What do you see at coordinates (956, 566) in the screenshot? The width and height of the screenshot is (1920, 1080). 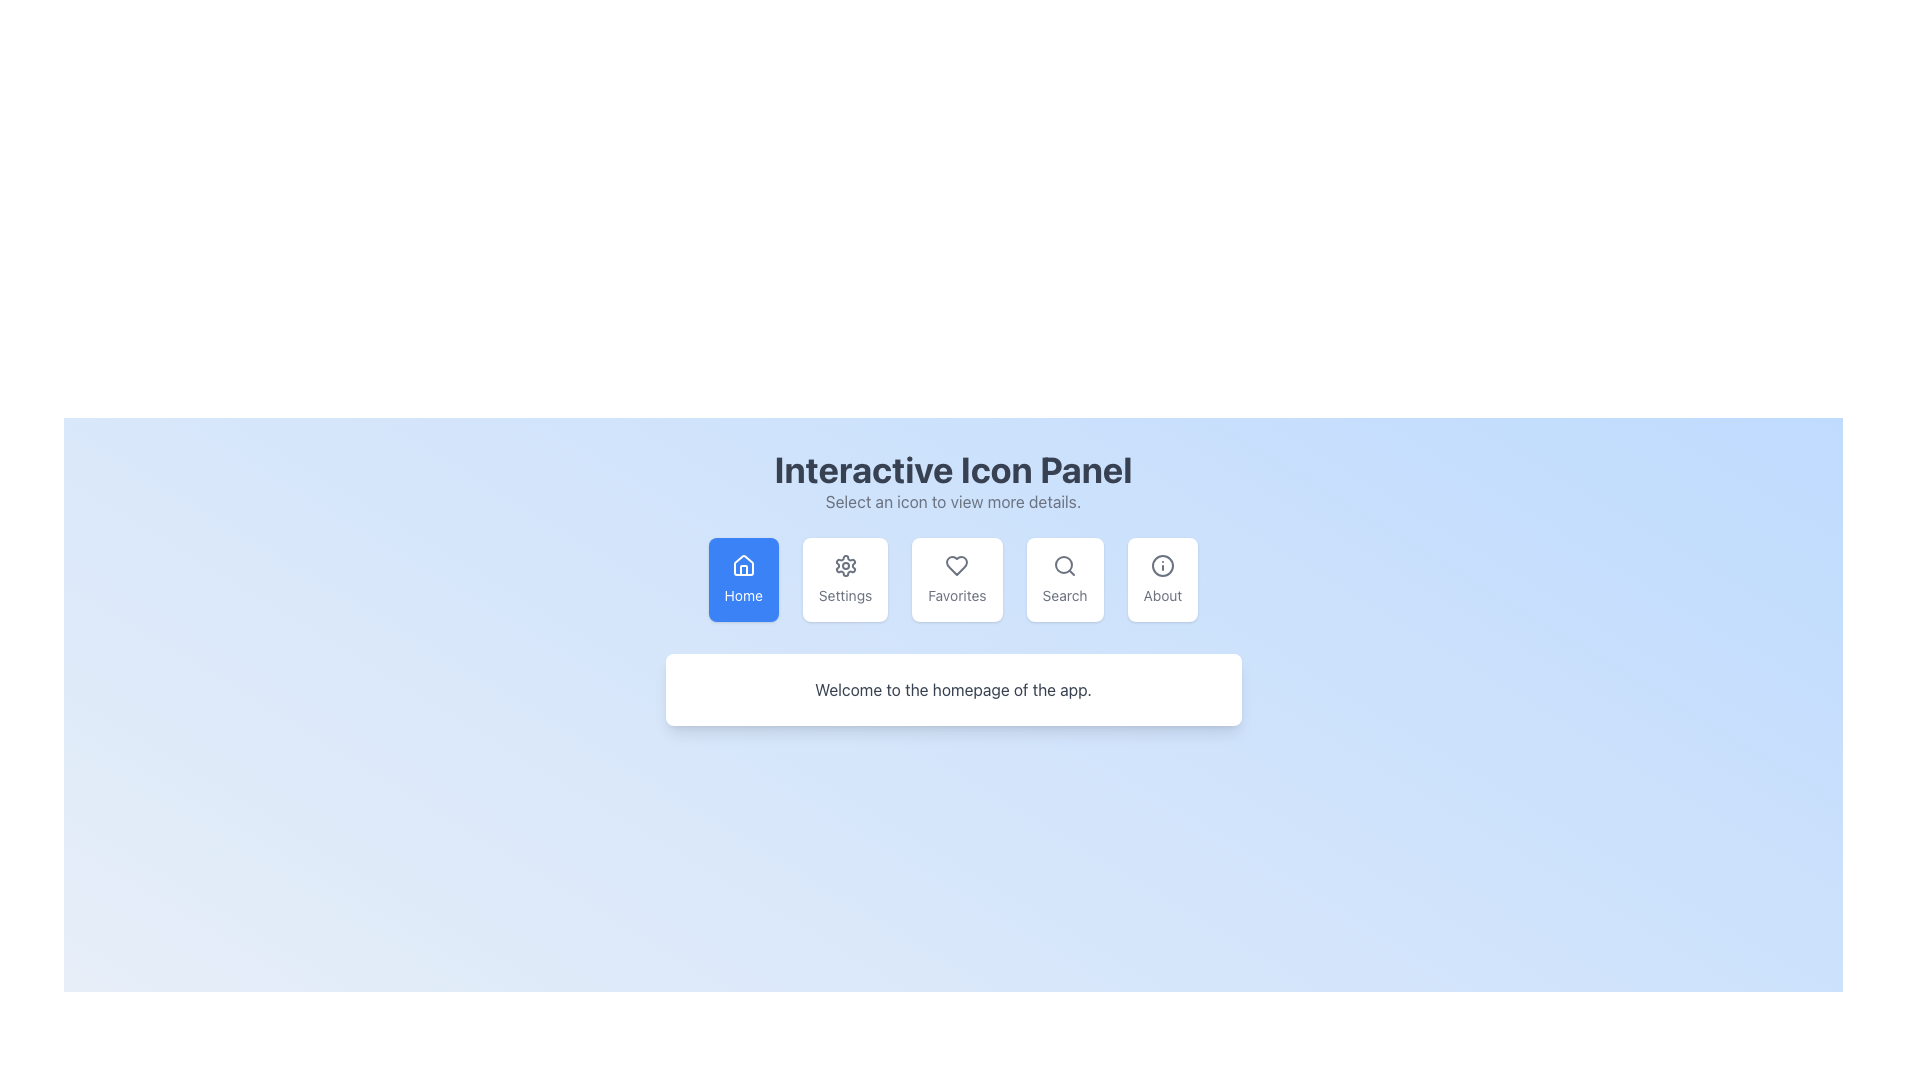 I see `the heart-shaped 'Favorites' icon located near the central top portion of the interface` at bounding box center [956, 566].